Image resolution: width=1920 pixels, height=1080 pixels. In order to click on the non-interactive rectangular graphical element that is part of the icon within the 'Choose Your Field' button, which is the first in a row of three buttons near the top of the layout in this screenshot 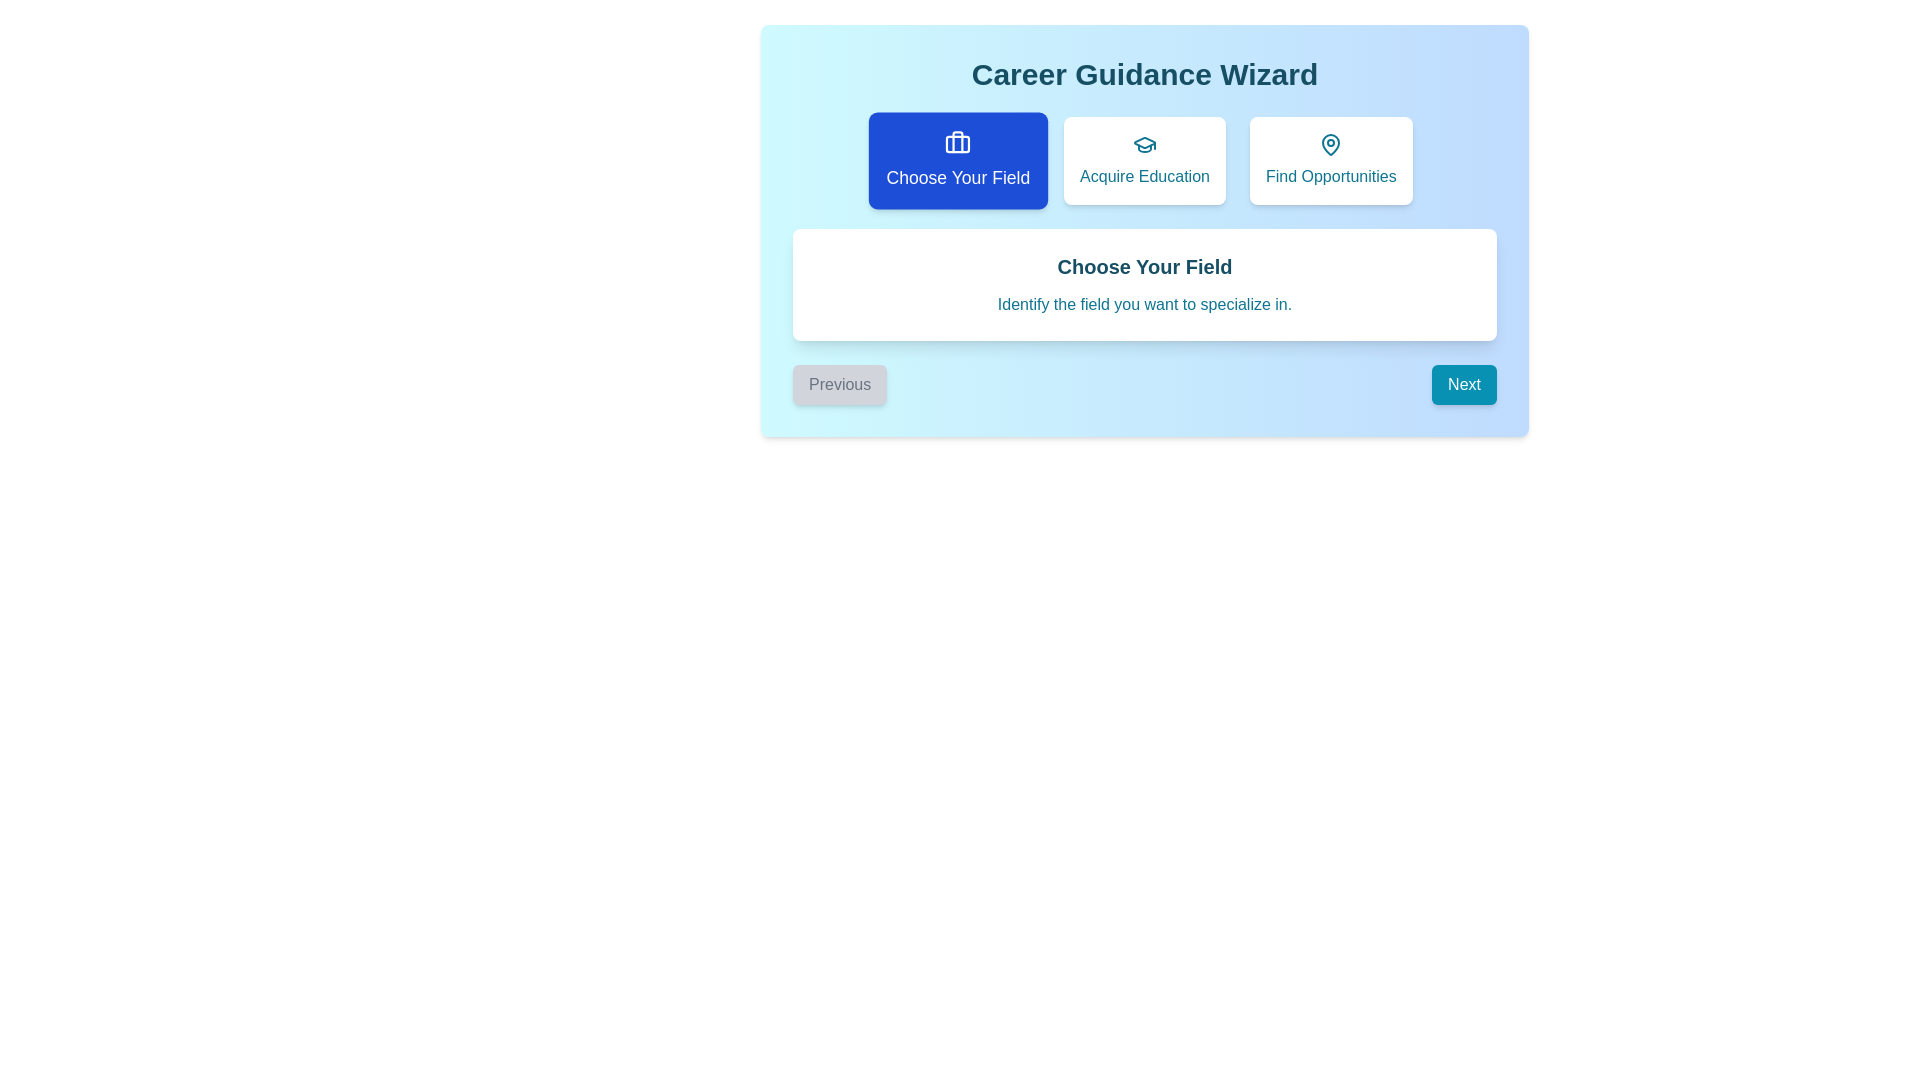, I will do `click(957, 143)`.